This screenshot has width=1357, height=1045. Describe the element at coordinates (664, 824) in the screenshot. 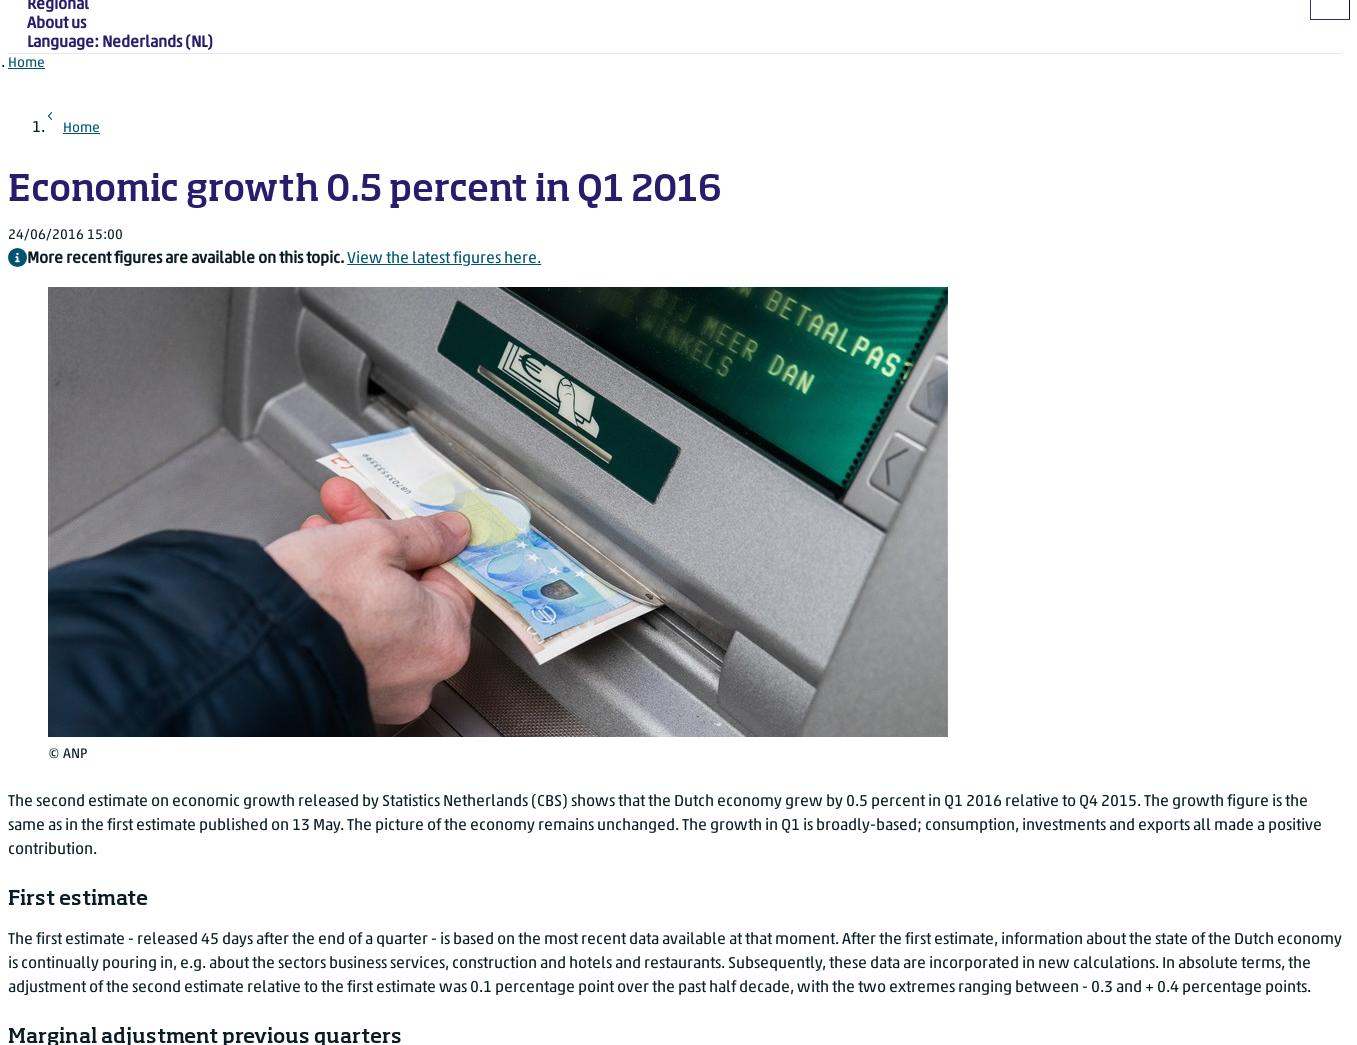

I see `'The second estimate on economic growth released by Statistics Netherlands (CBS) shows that the Dutch economy grew by 0.5 percent in Q1 2016 relative to Q4 2015. The growth figure is the same as in the first estimate published on 13 May. The picture of the economy remains unchanged. The growth in Q1 is broadly-based; consumption, investments and exports all made a positive contribution.'` at that location.